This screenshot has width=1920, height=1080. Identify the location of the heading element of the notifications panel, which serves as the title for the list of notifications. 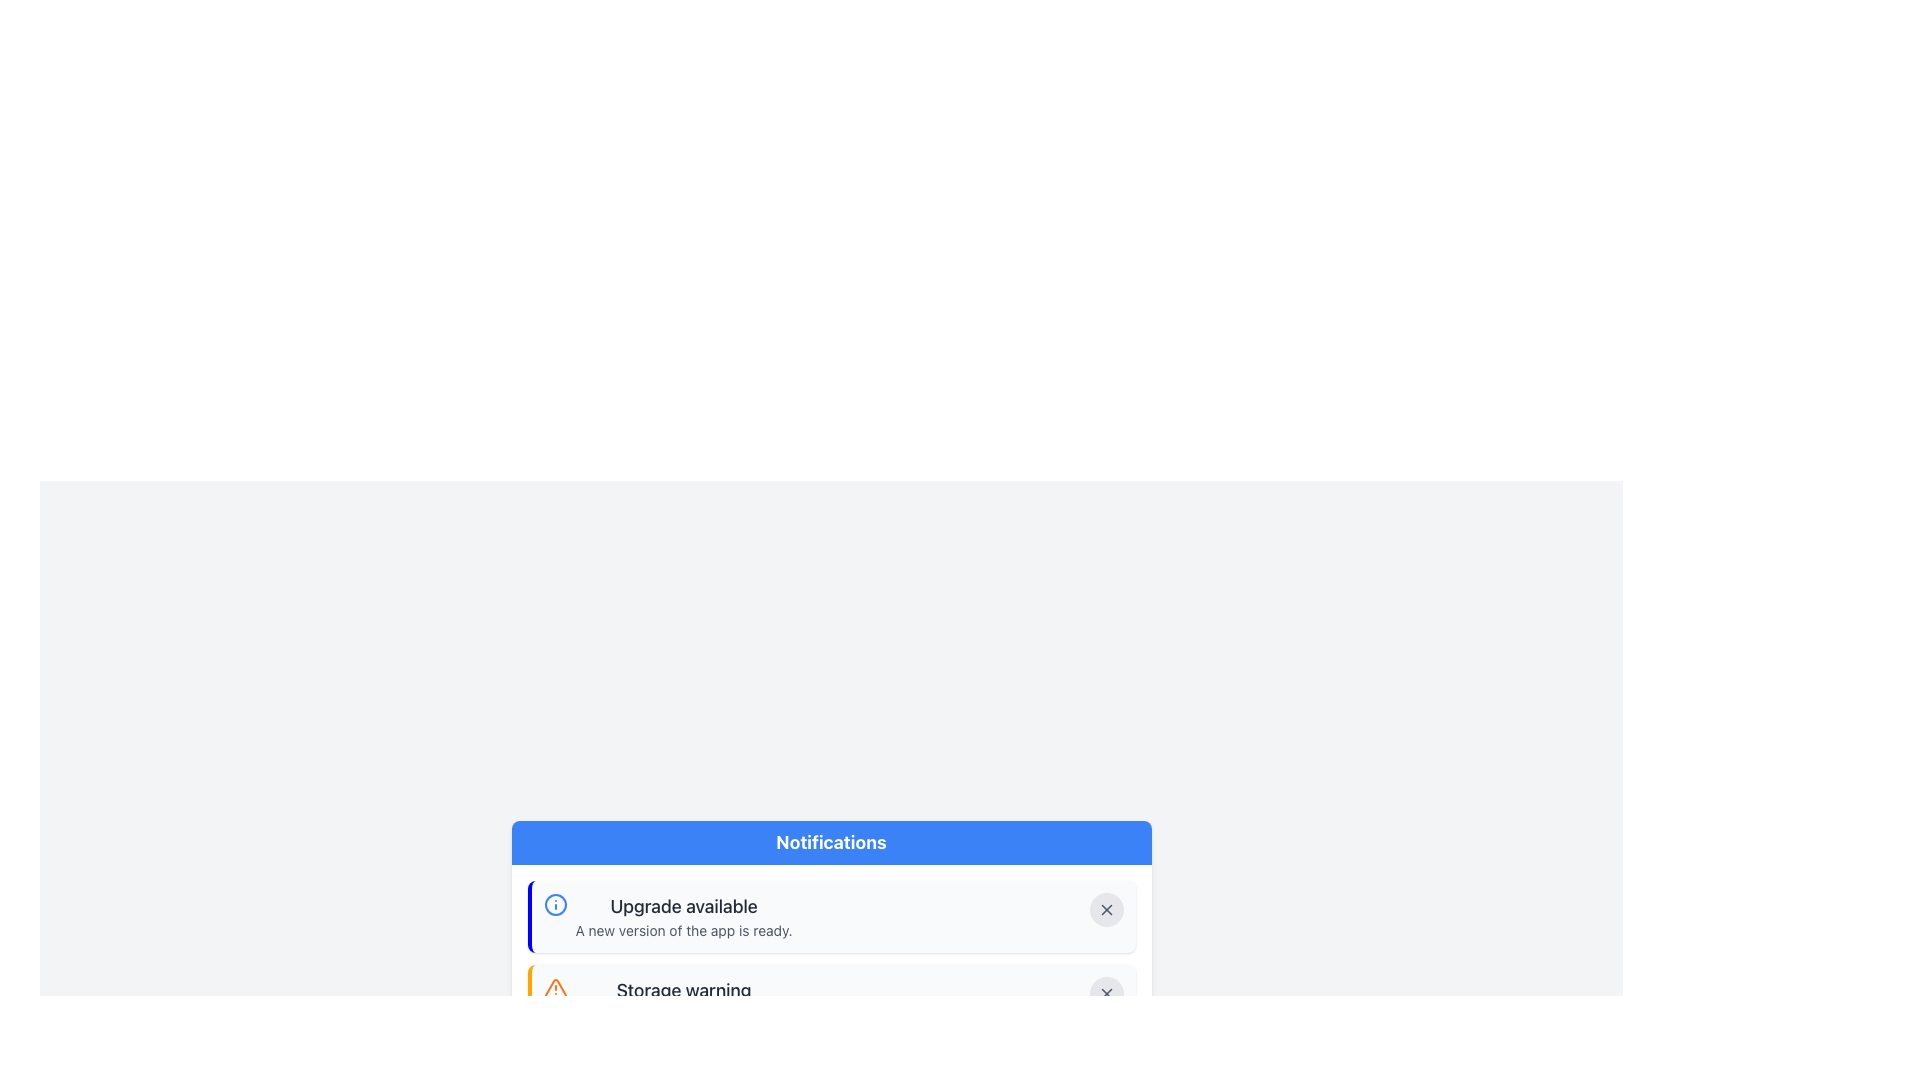
(831, 843).